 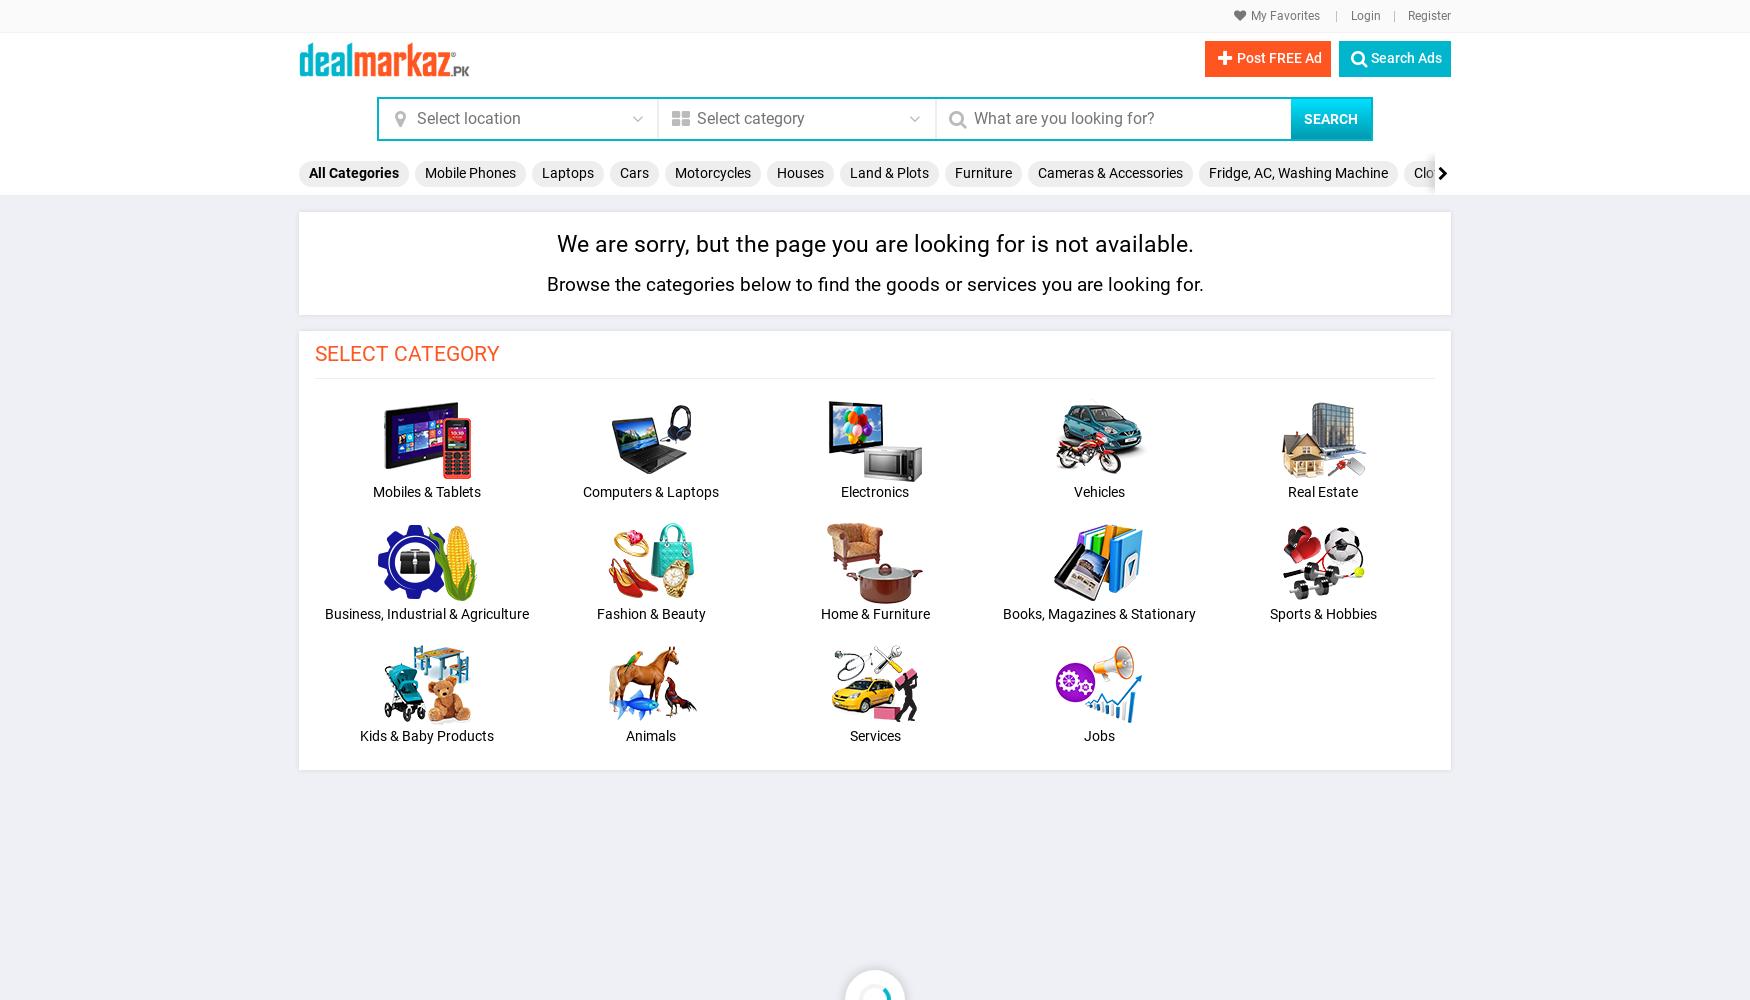 What do you see at coordinates (633, 173) in the screenshot?
I see `'Cars'` at bounding box center [633, 173].